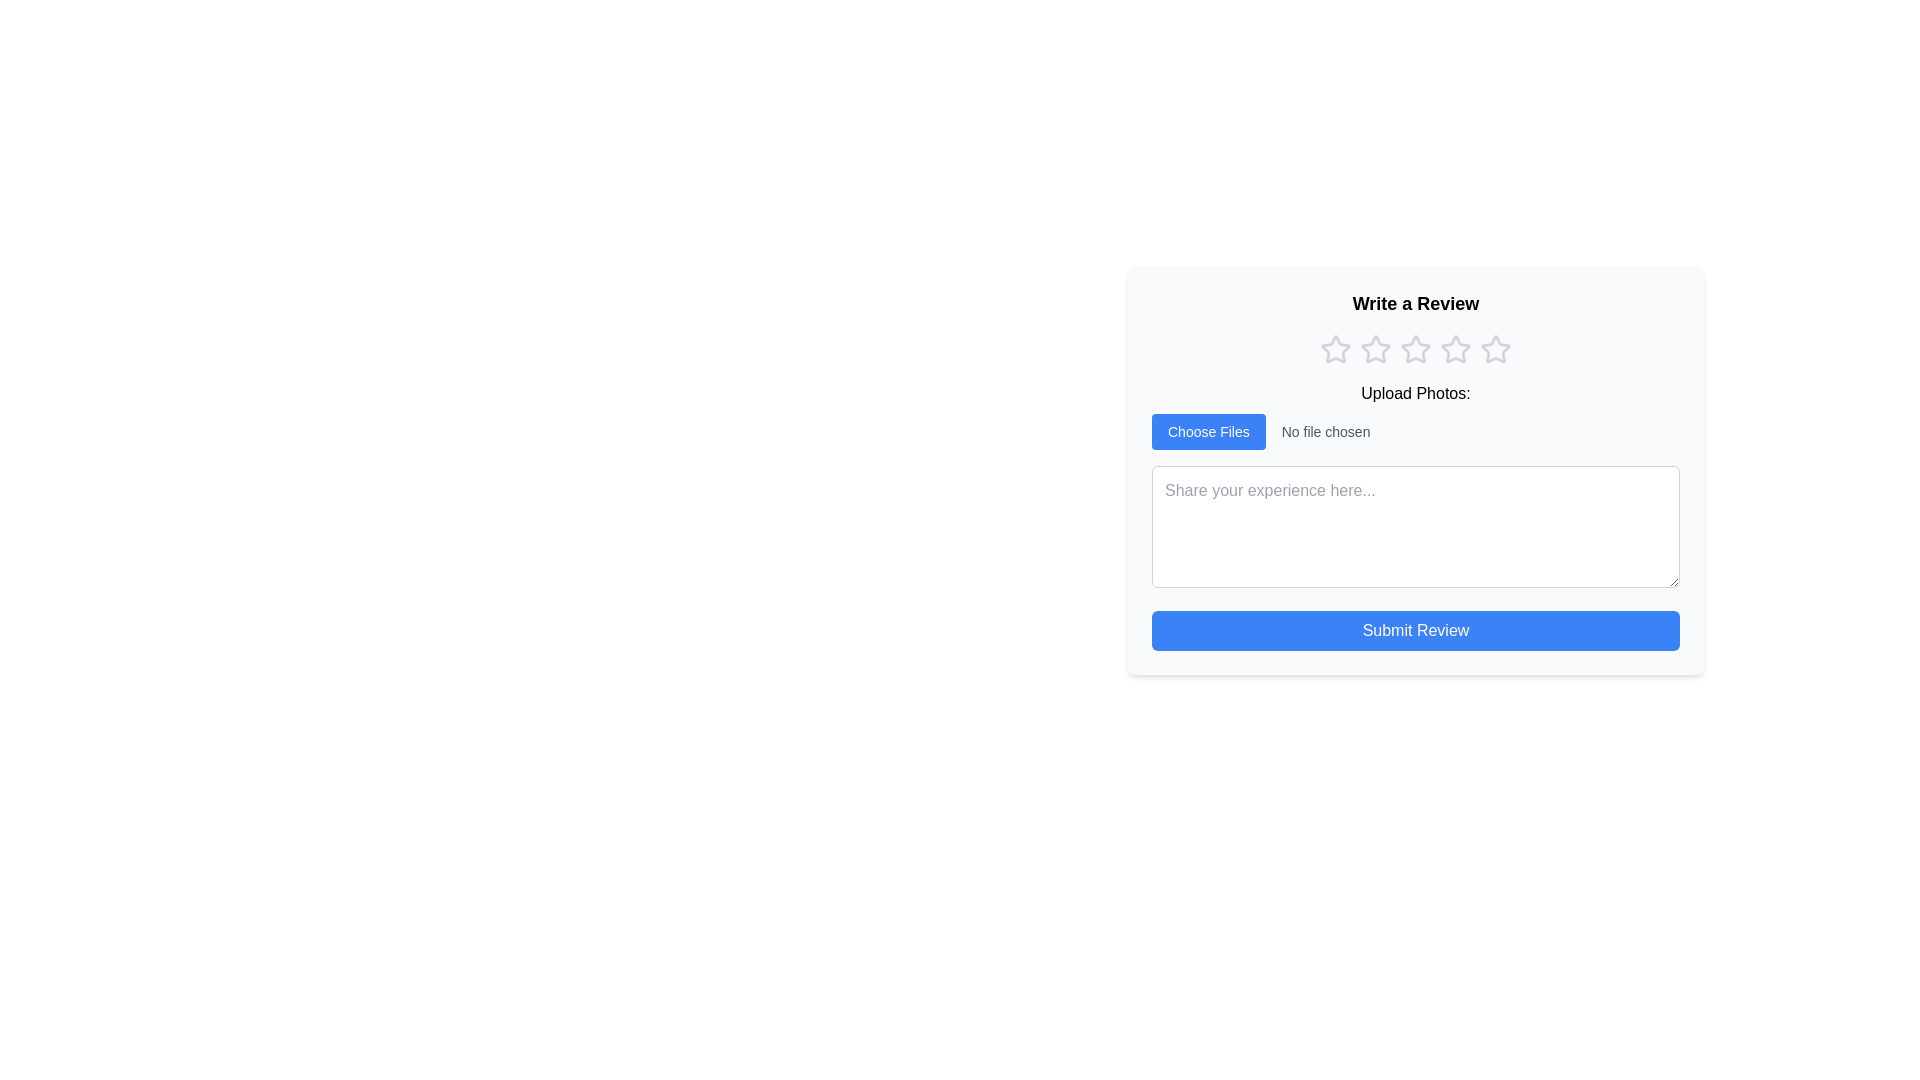 This screenshot has height=1080, width=1920. I want to click on the gray hollow star icon, so click(1375, 349).